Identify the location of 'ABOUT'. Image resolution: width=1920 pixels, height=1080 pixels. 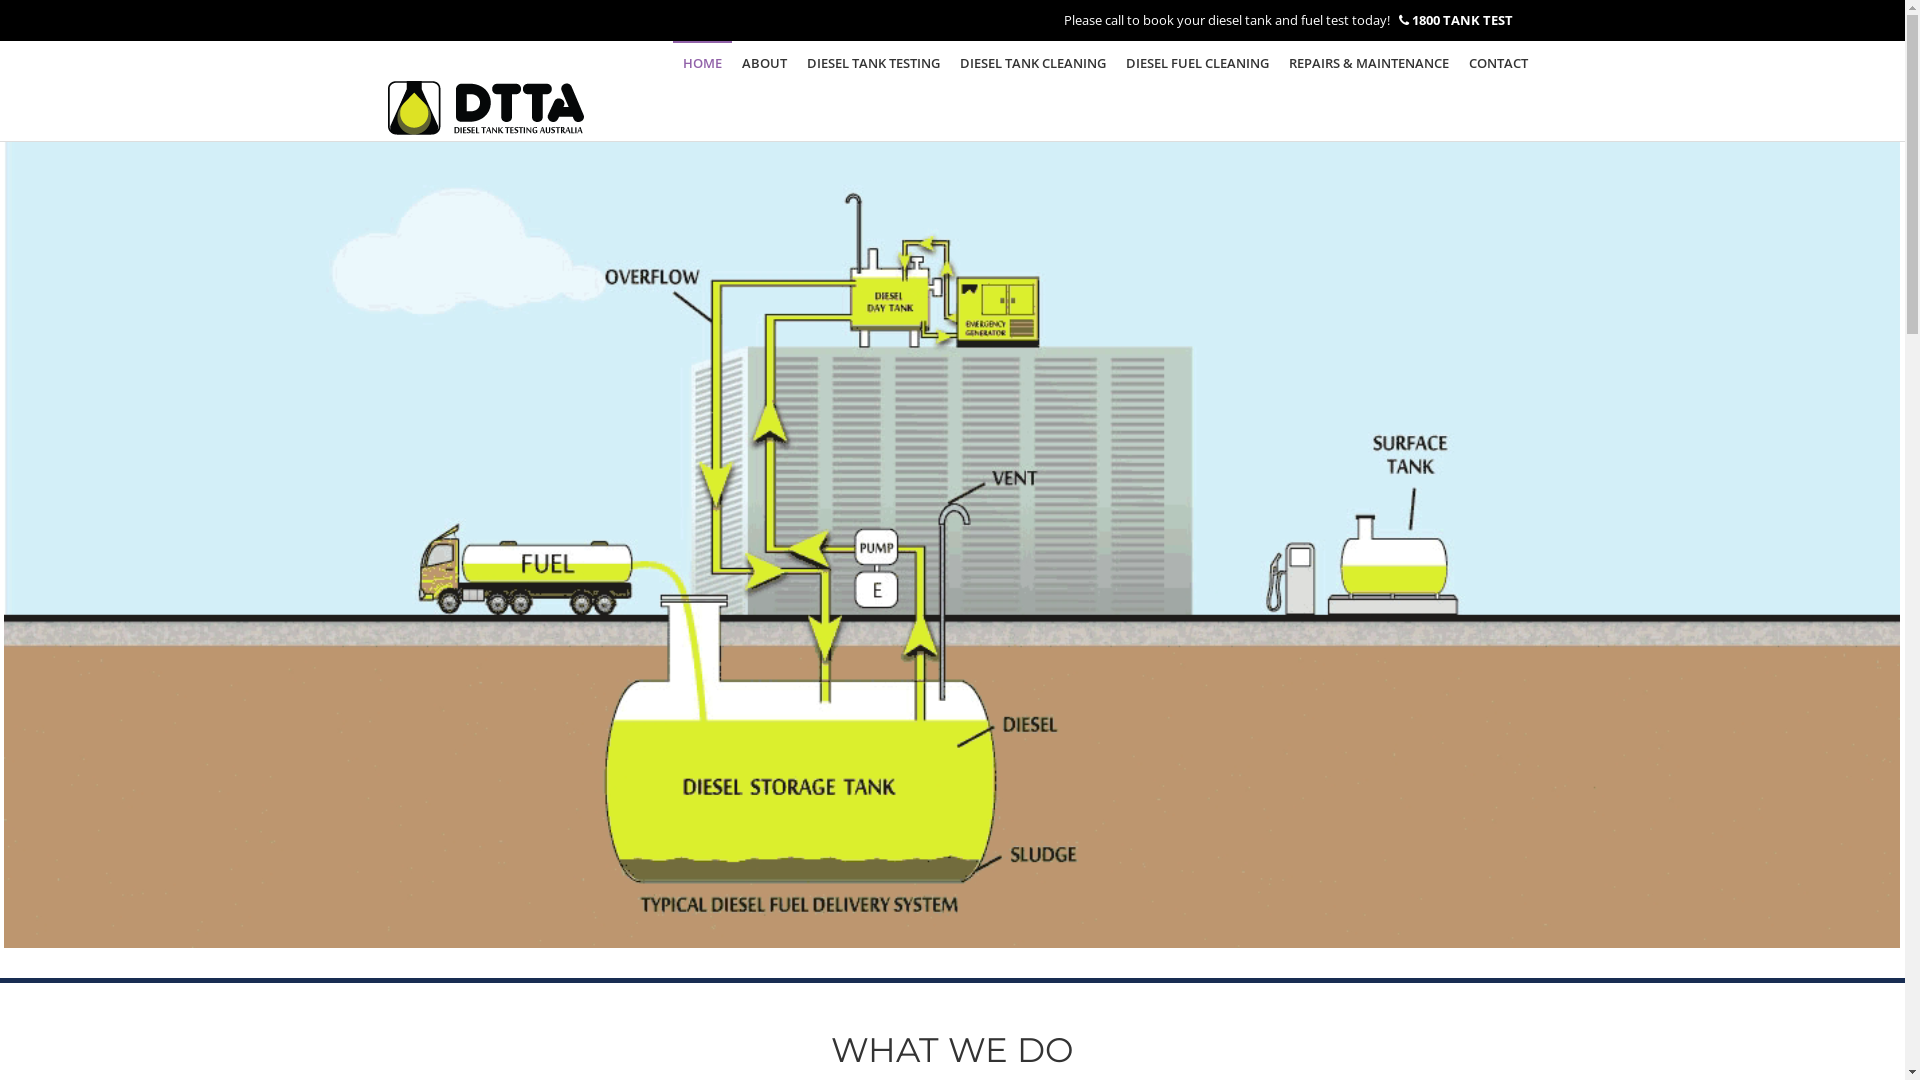
(763, 61).